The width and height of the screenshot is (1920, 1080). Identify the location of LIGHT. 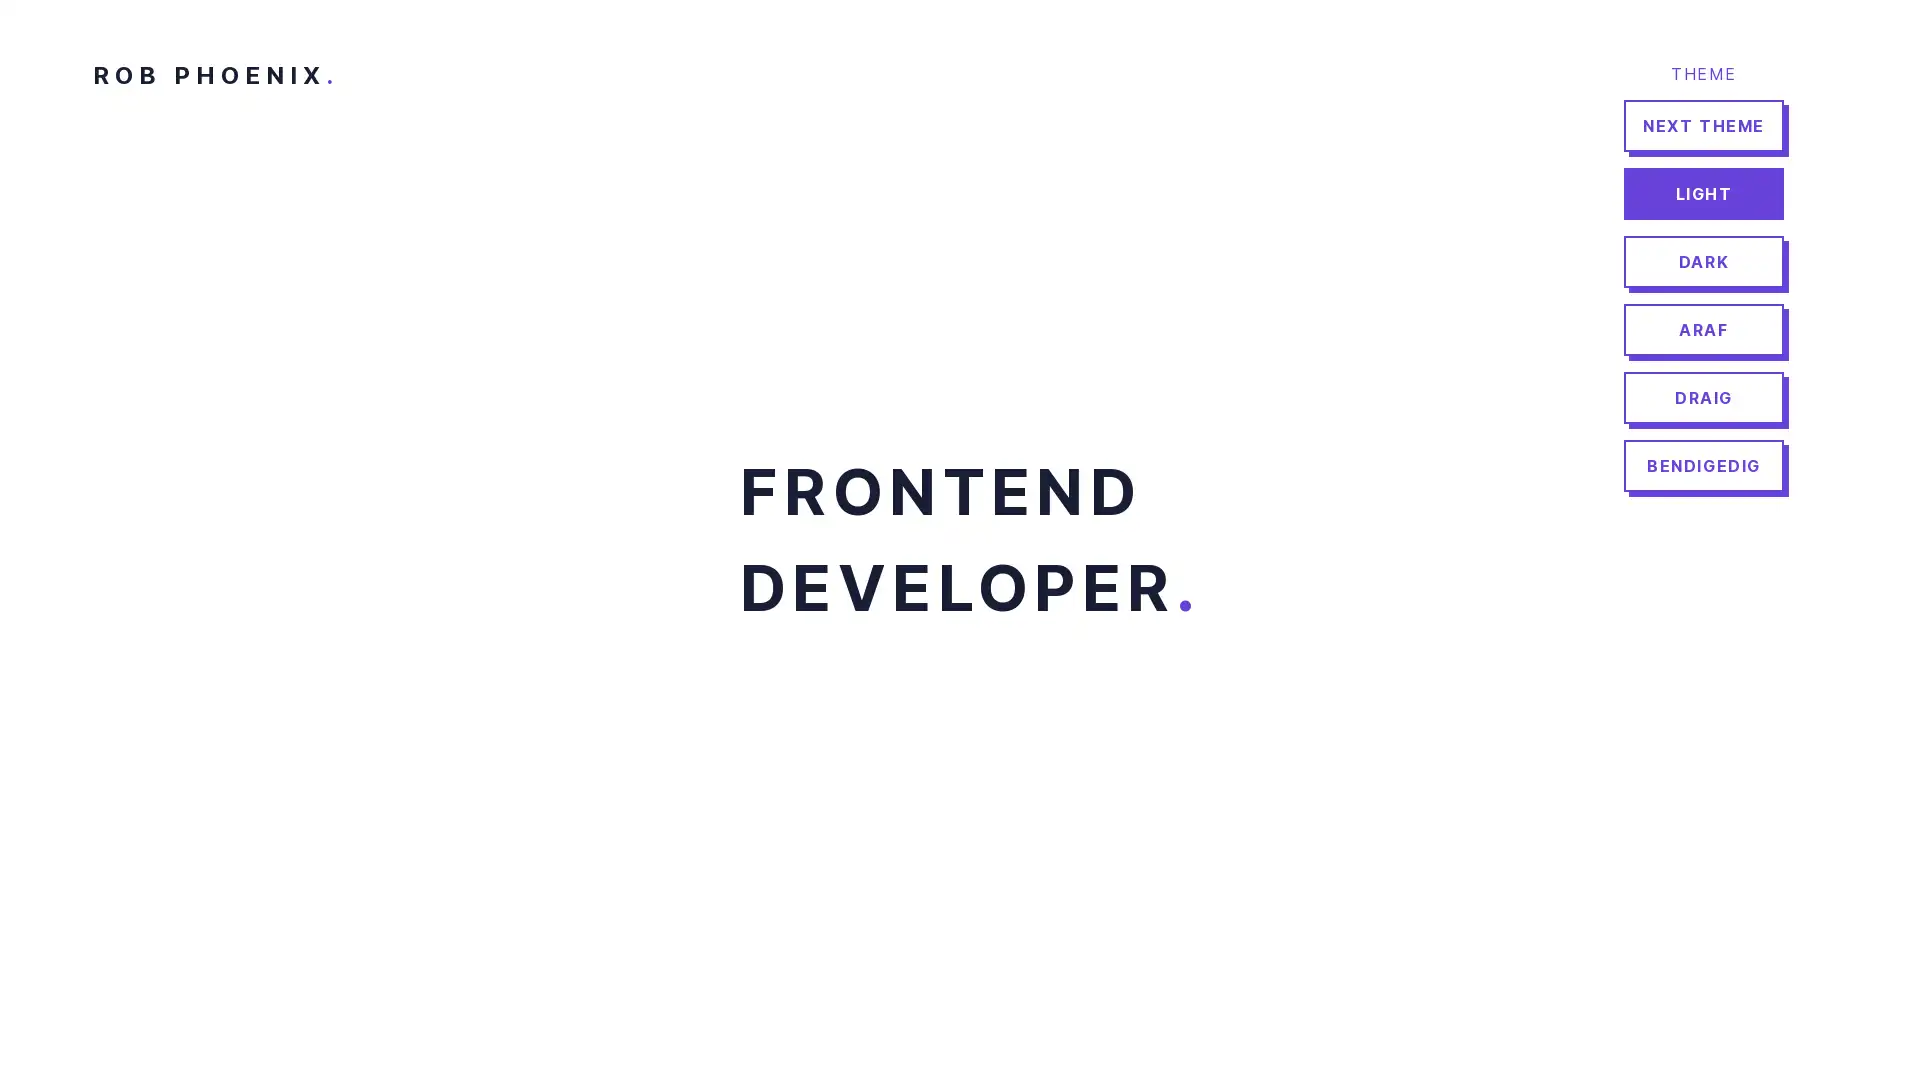
(1703, 193).